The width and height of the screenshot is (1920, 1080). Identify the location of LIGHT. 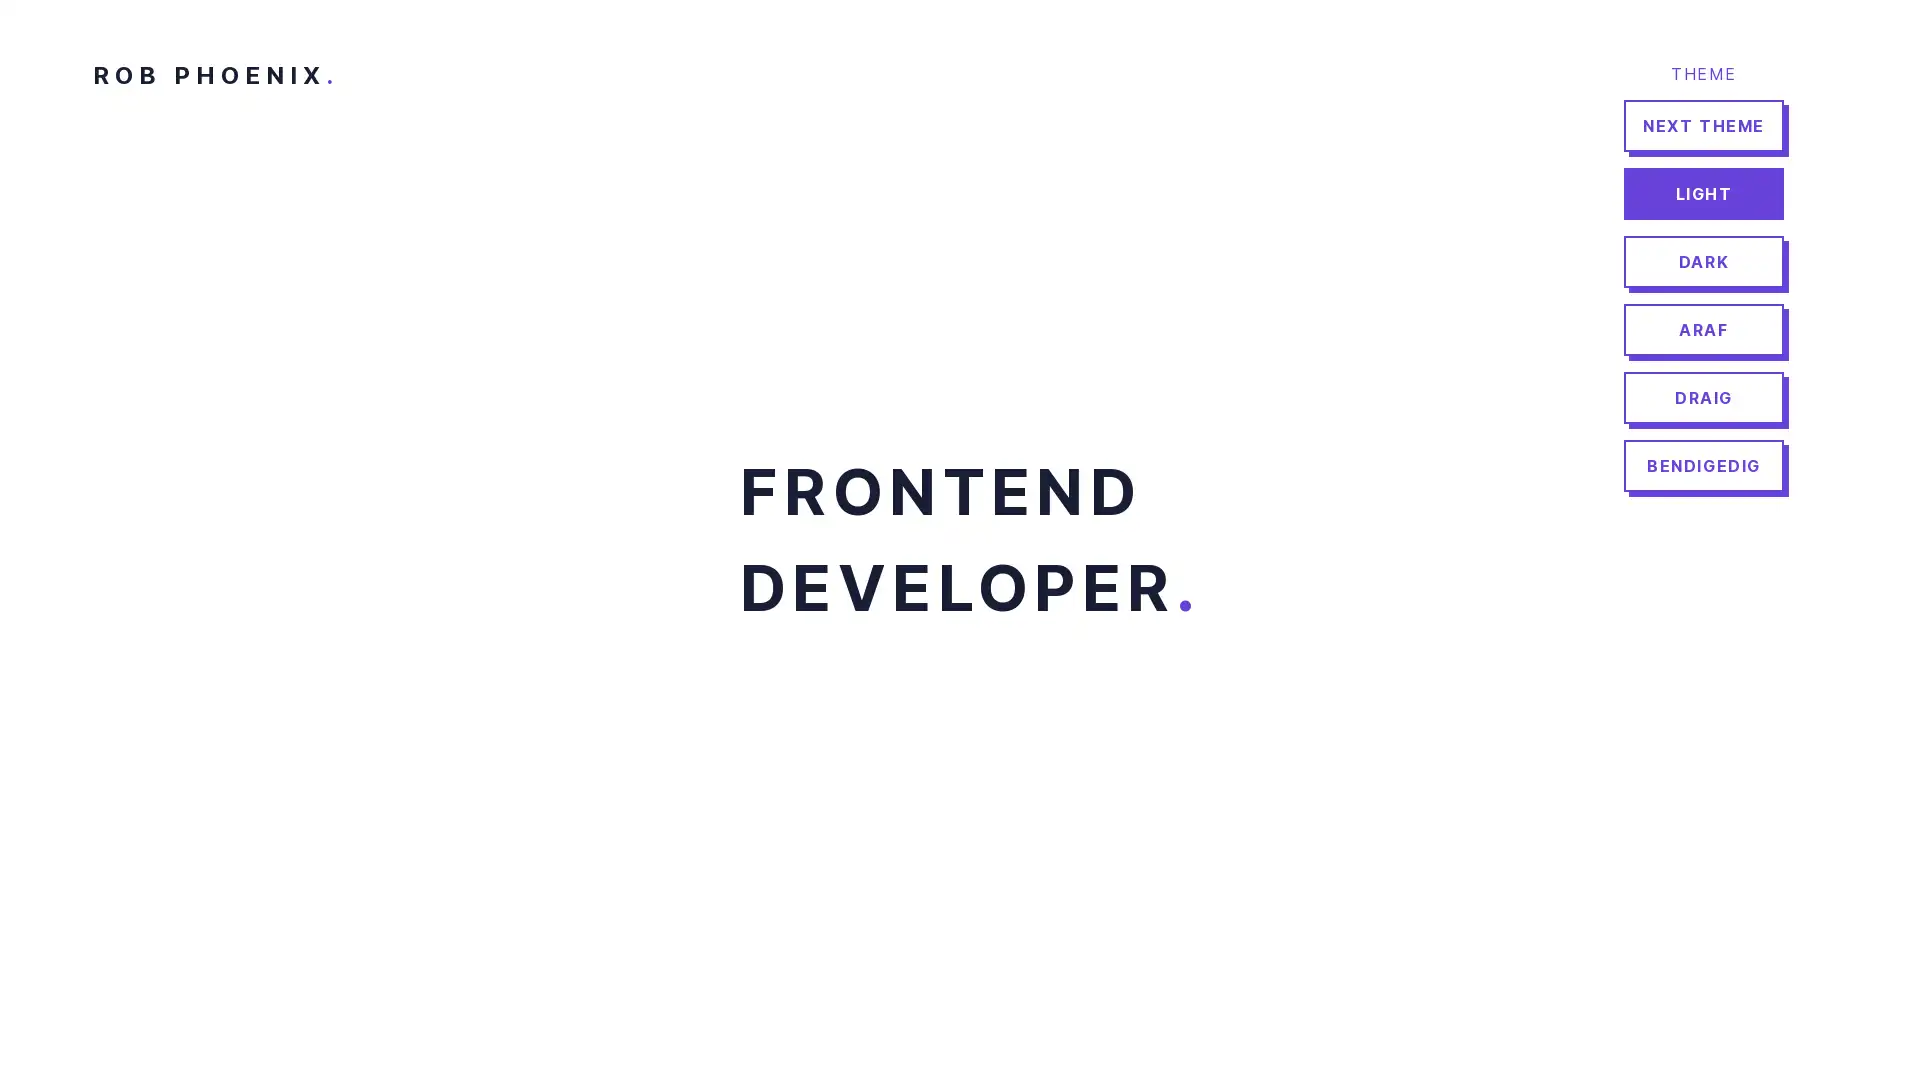
(1703, 193).